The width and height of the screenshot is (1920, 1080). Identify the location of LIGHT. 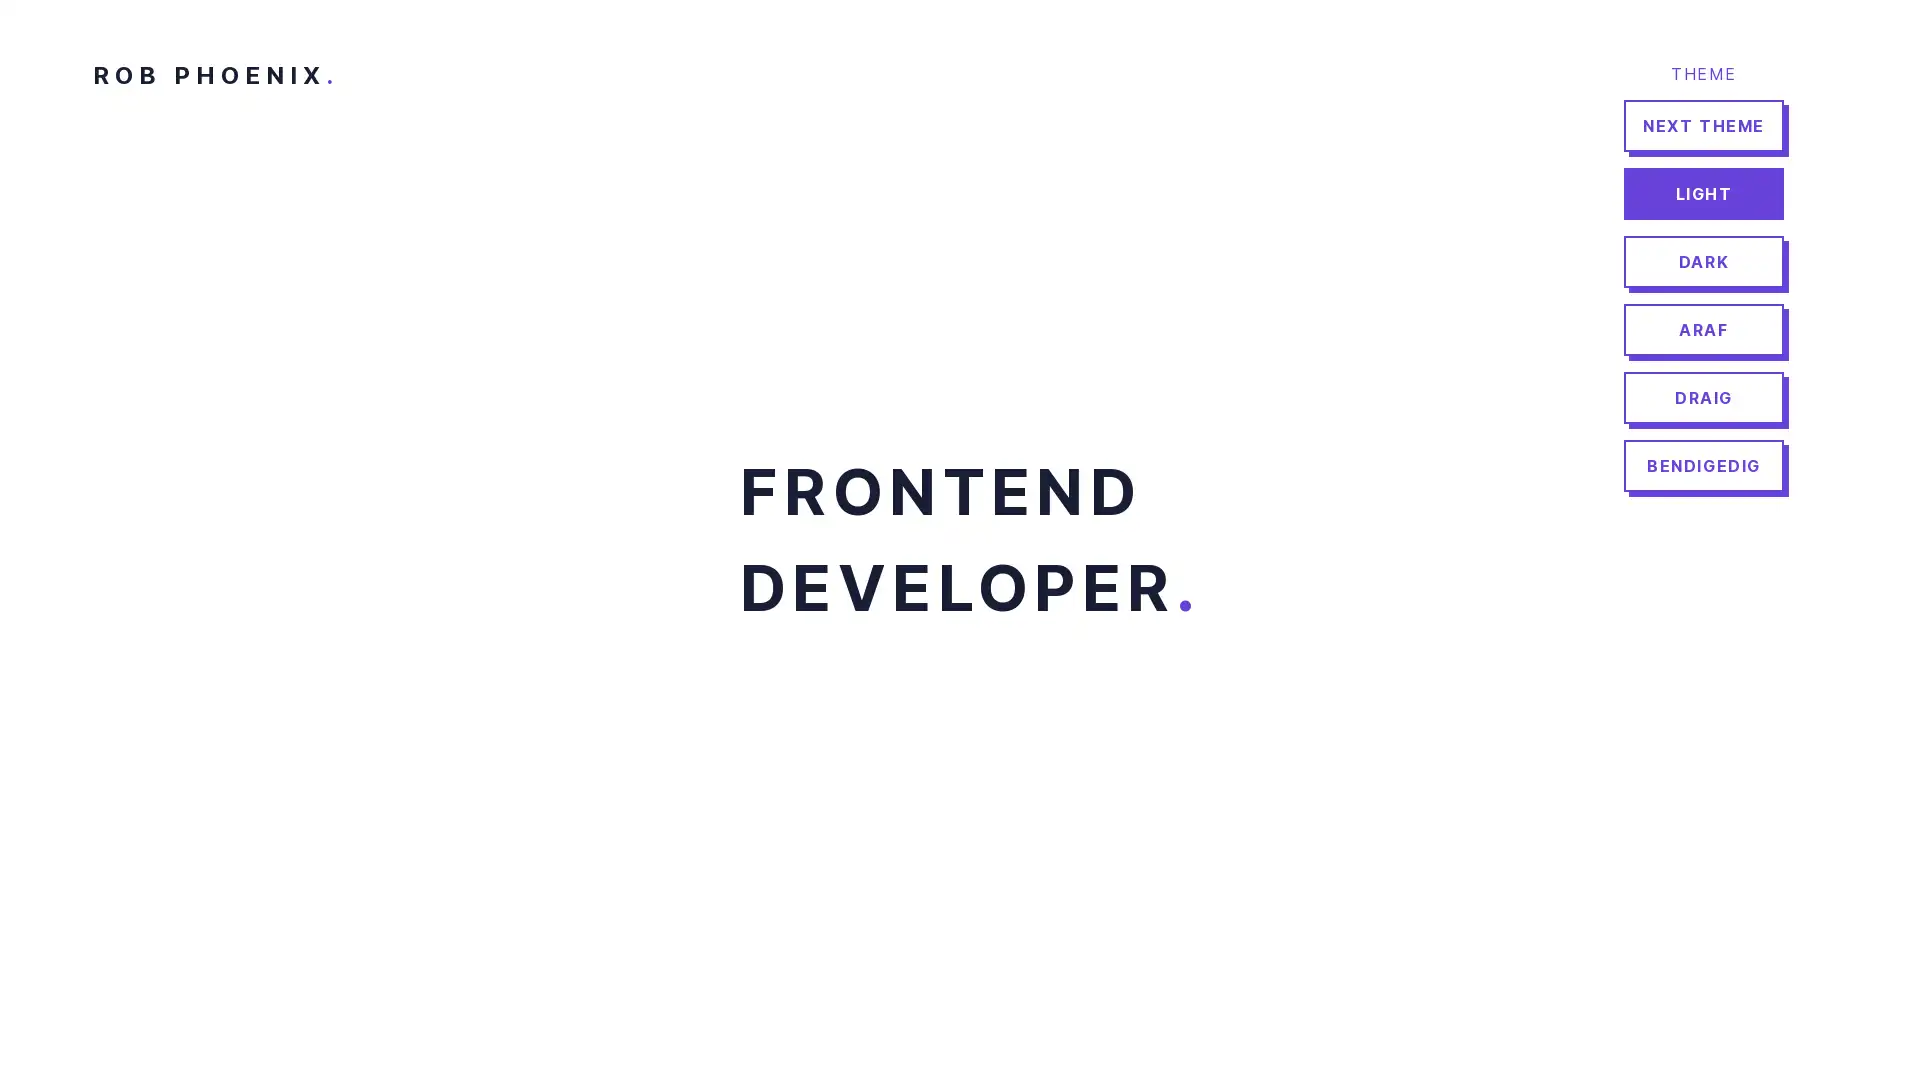
(1703, 193).